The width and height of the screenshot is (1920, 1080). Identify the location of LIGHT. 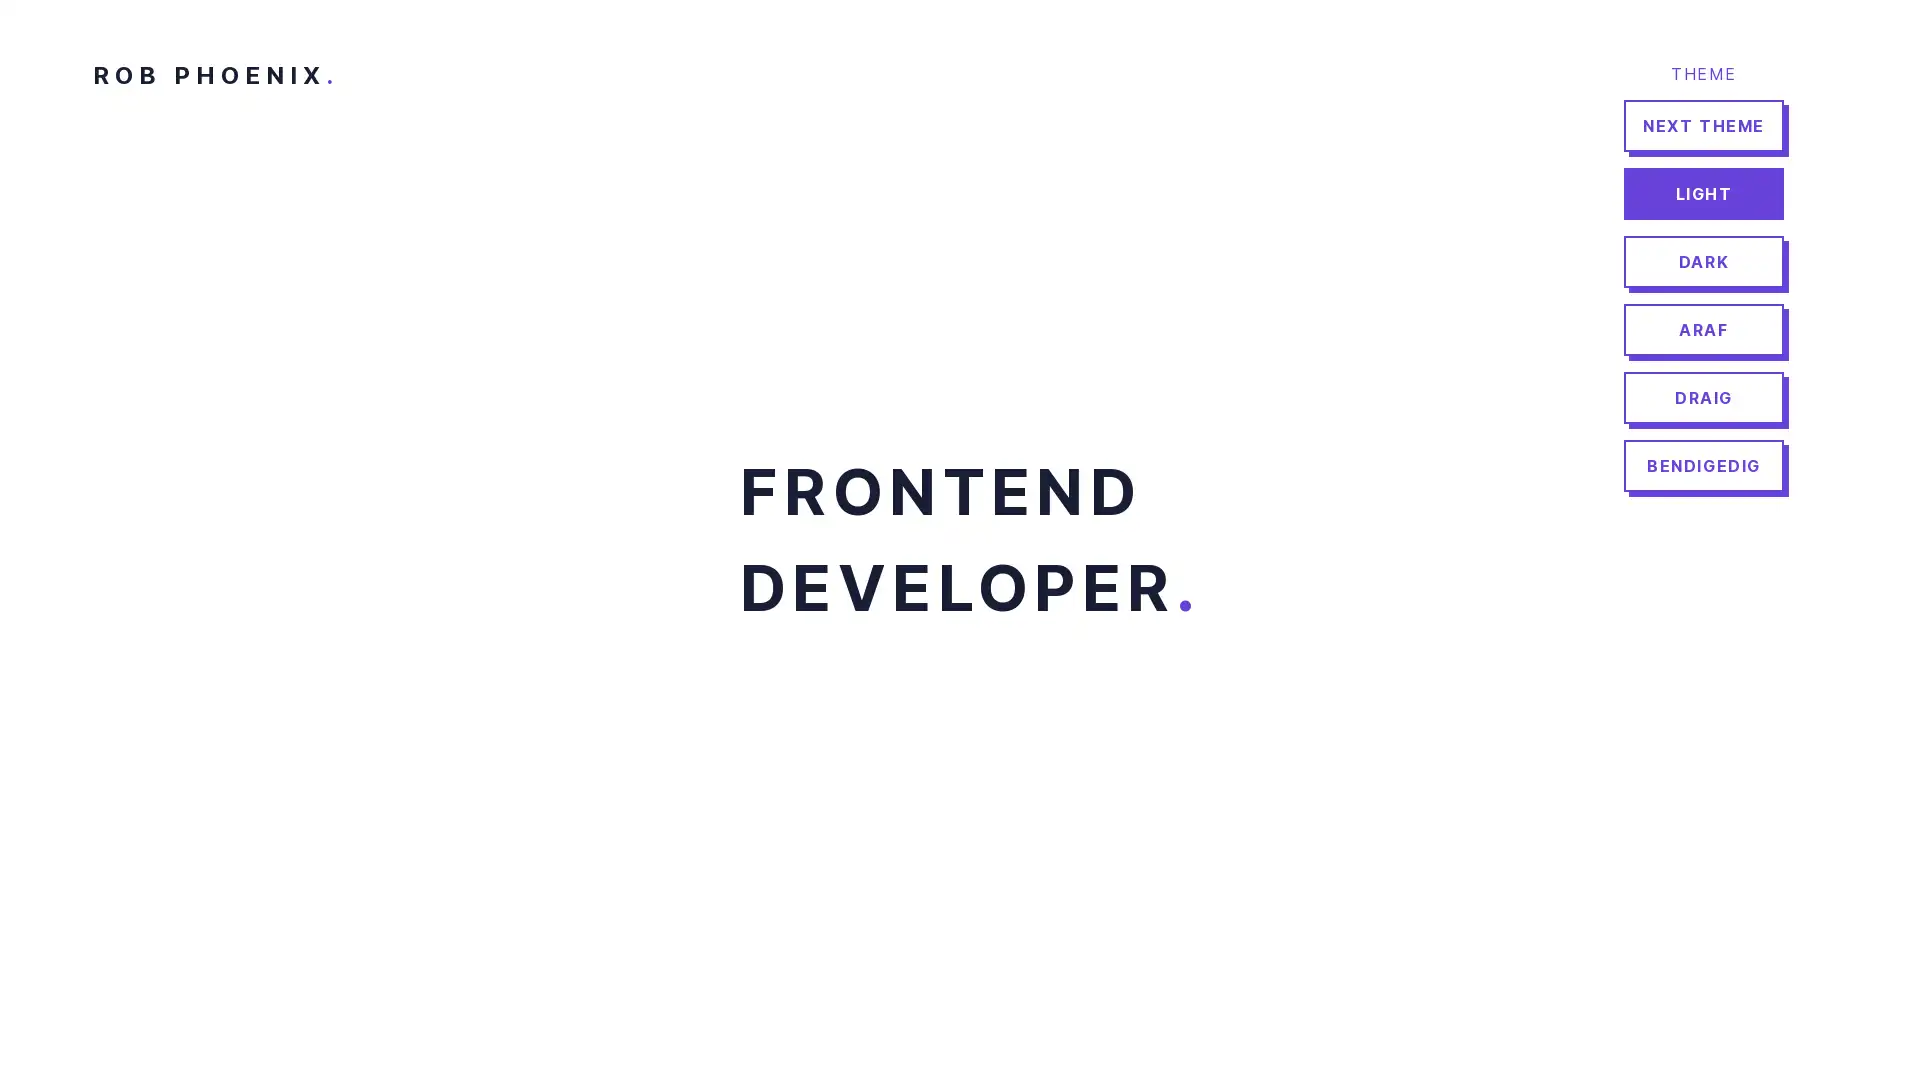
(1703, 193).